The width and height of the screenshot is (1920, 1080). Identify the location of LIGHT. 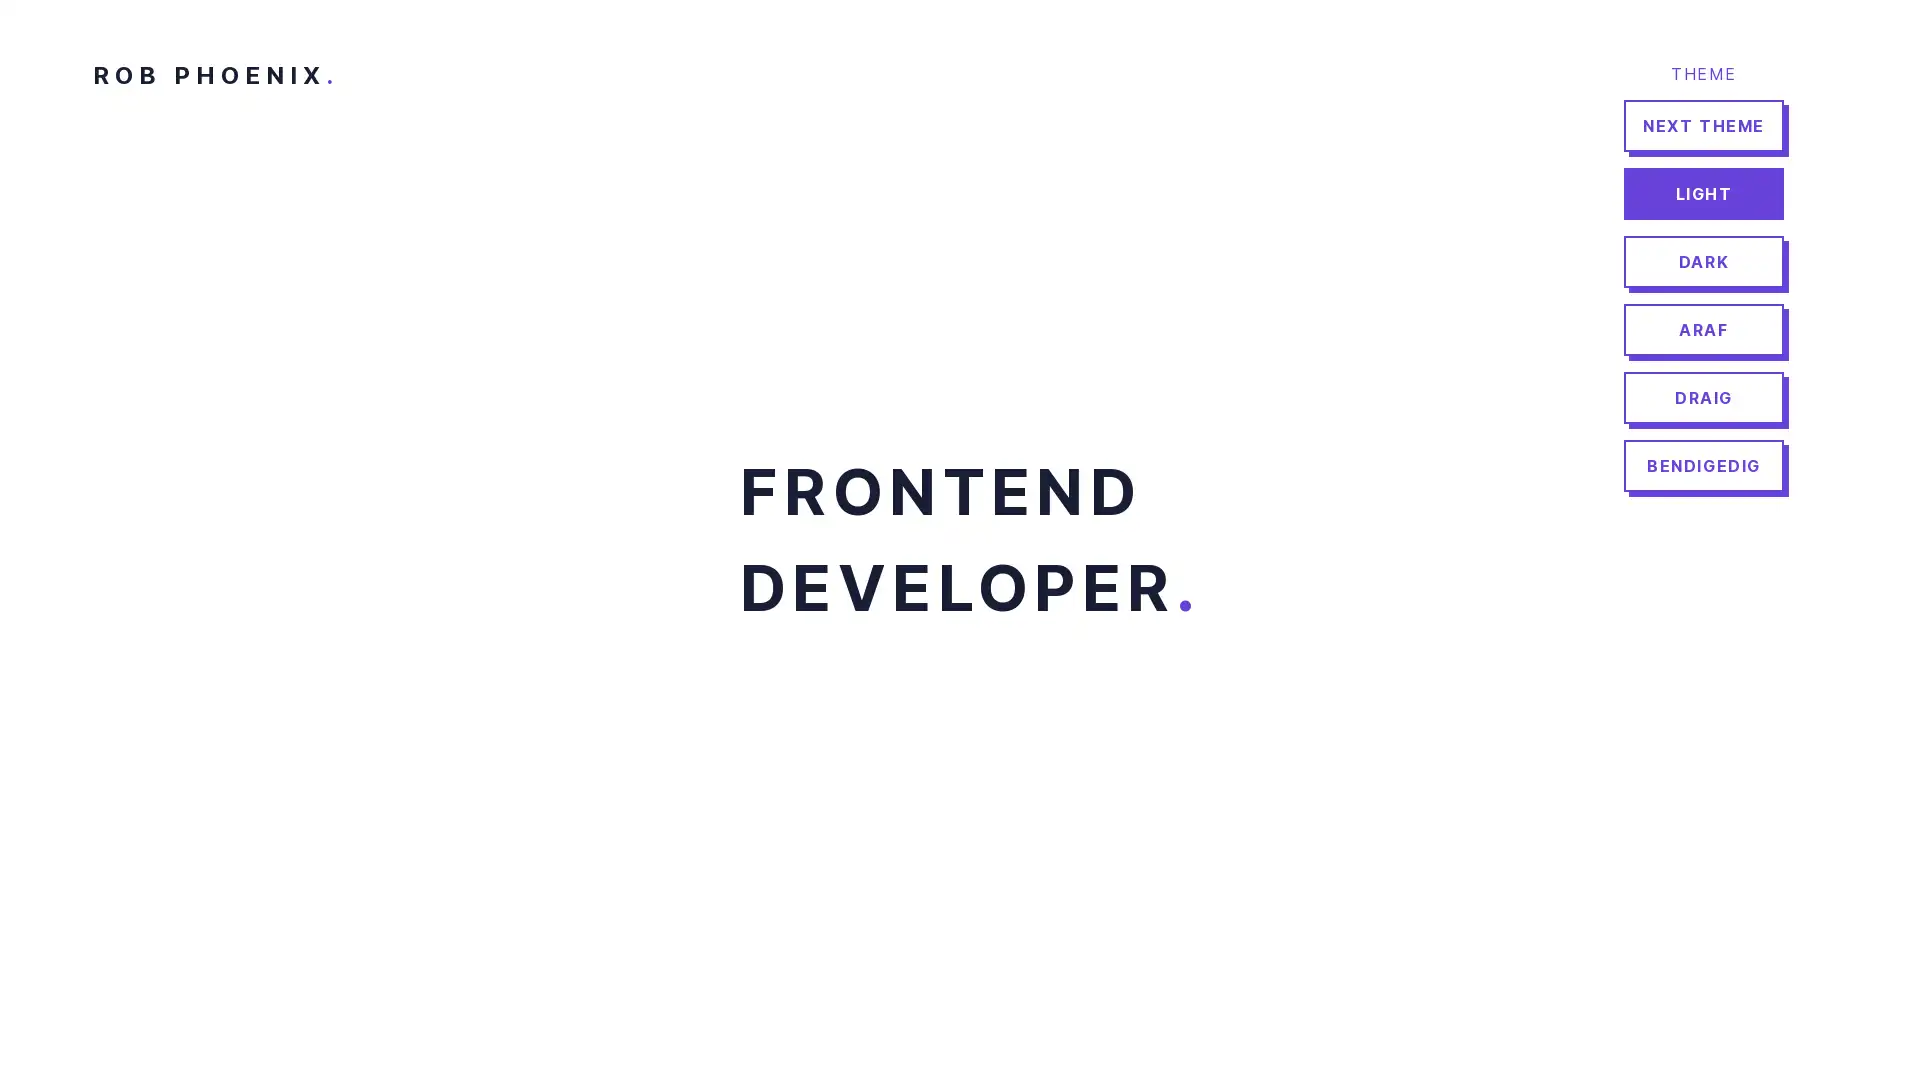
(1703, 193).